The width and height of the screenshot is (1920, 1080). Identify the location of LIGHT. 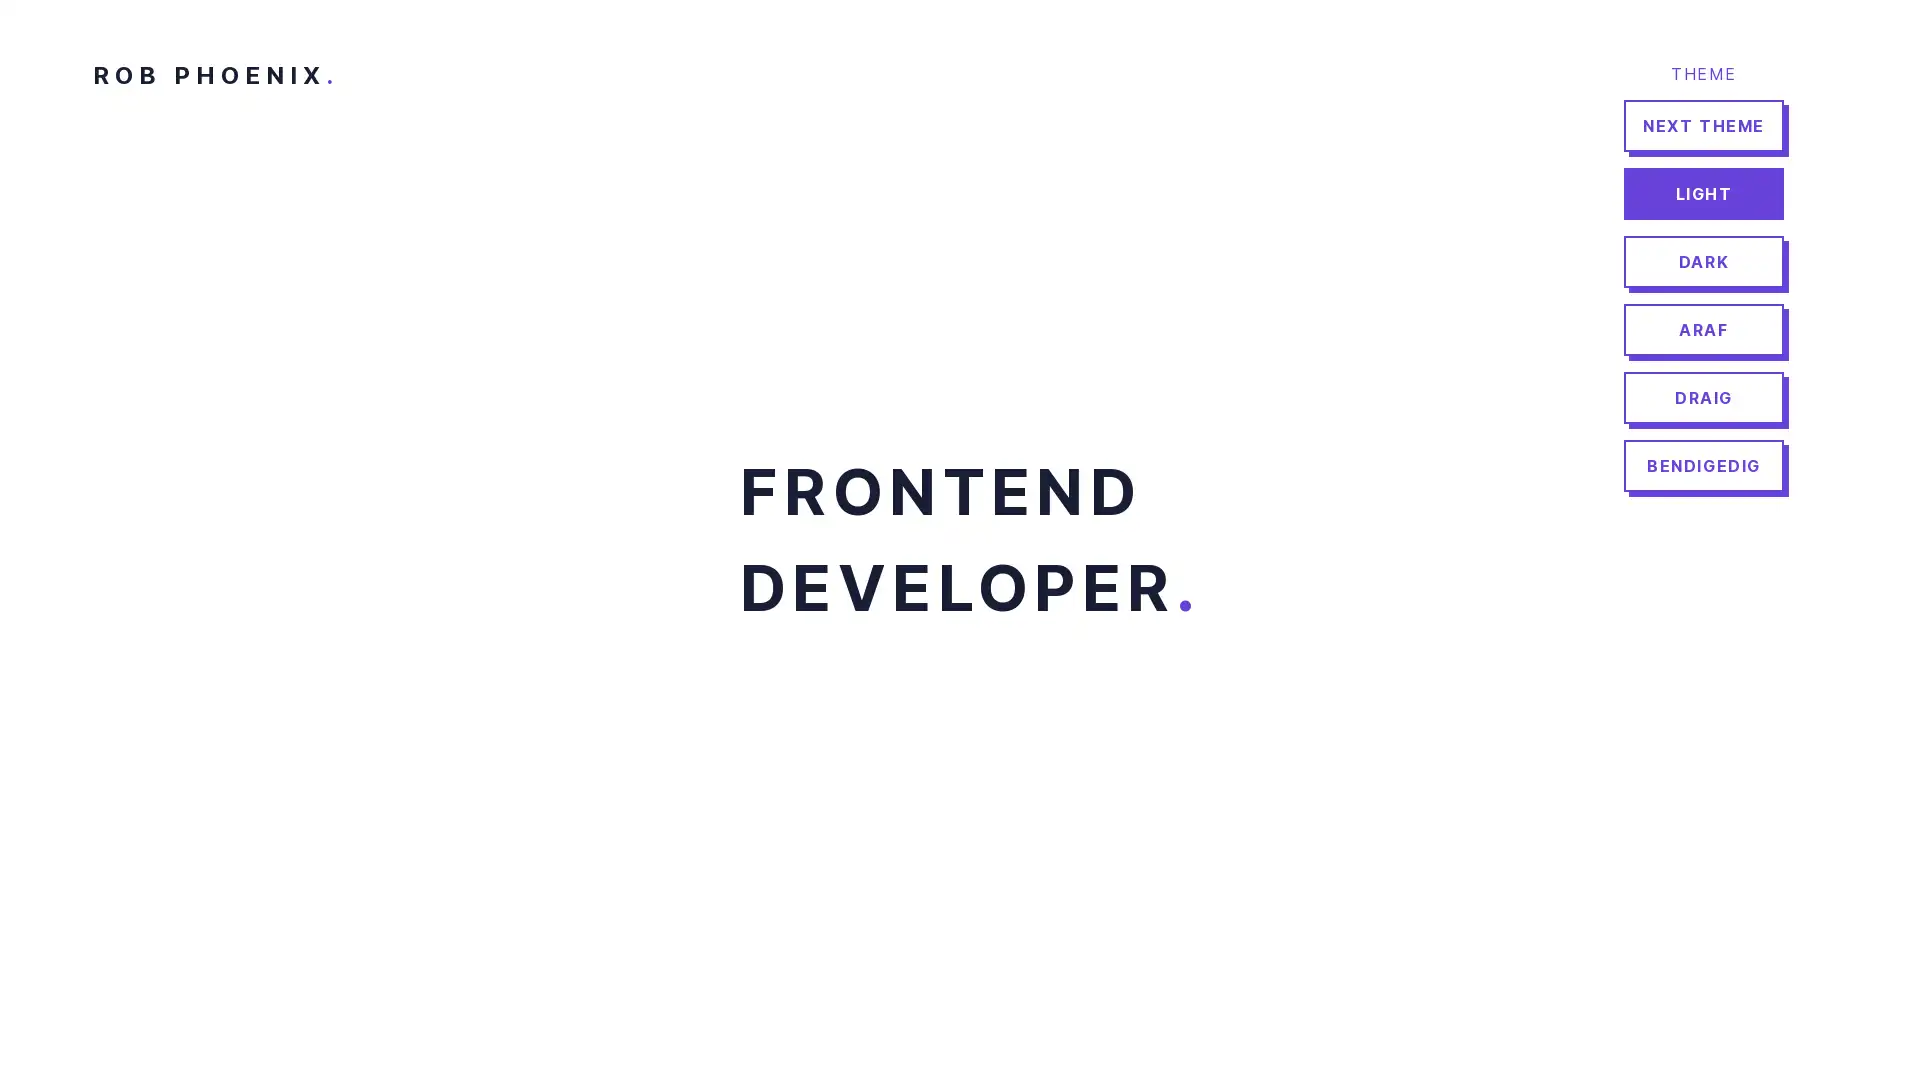
(1703, 193).